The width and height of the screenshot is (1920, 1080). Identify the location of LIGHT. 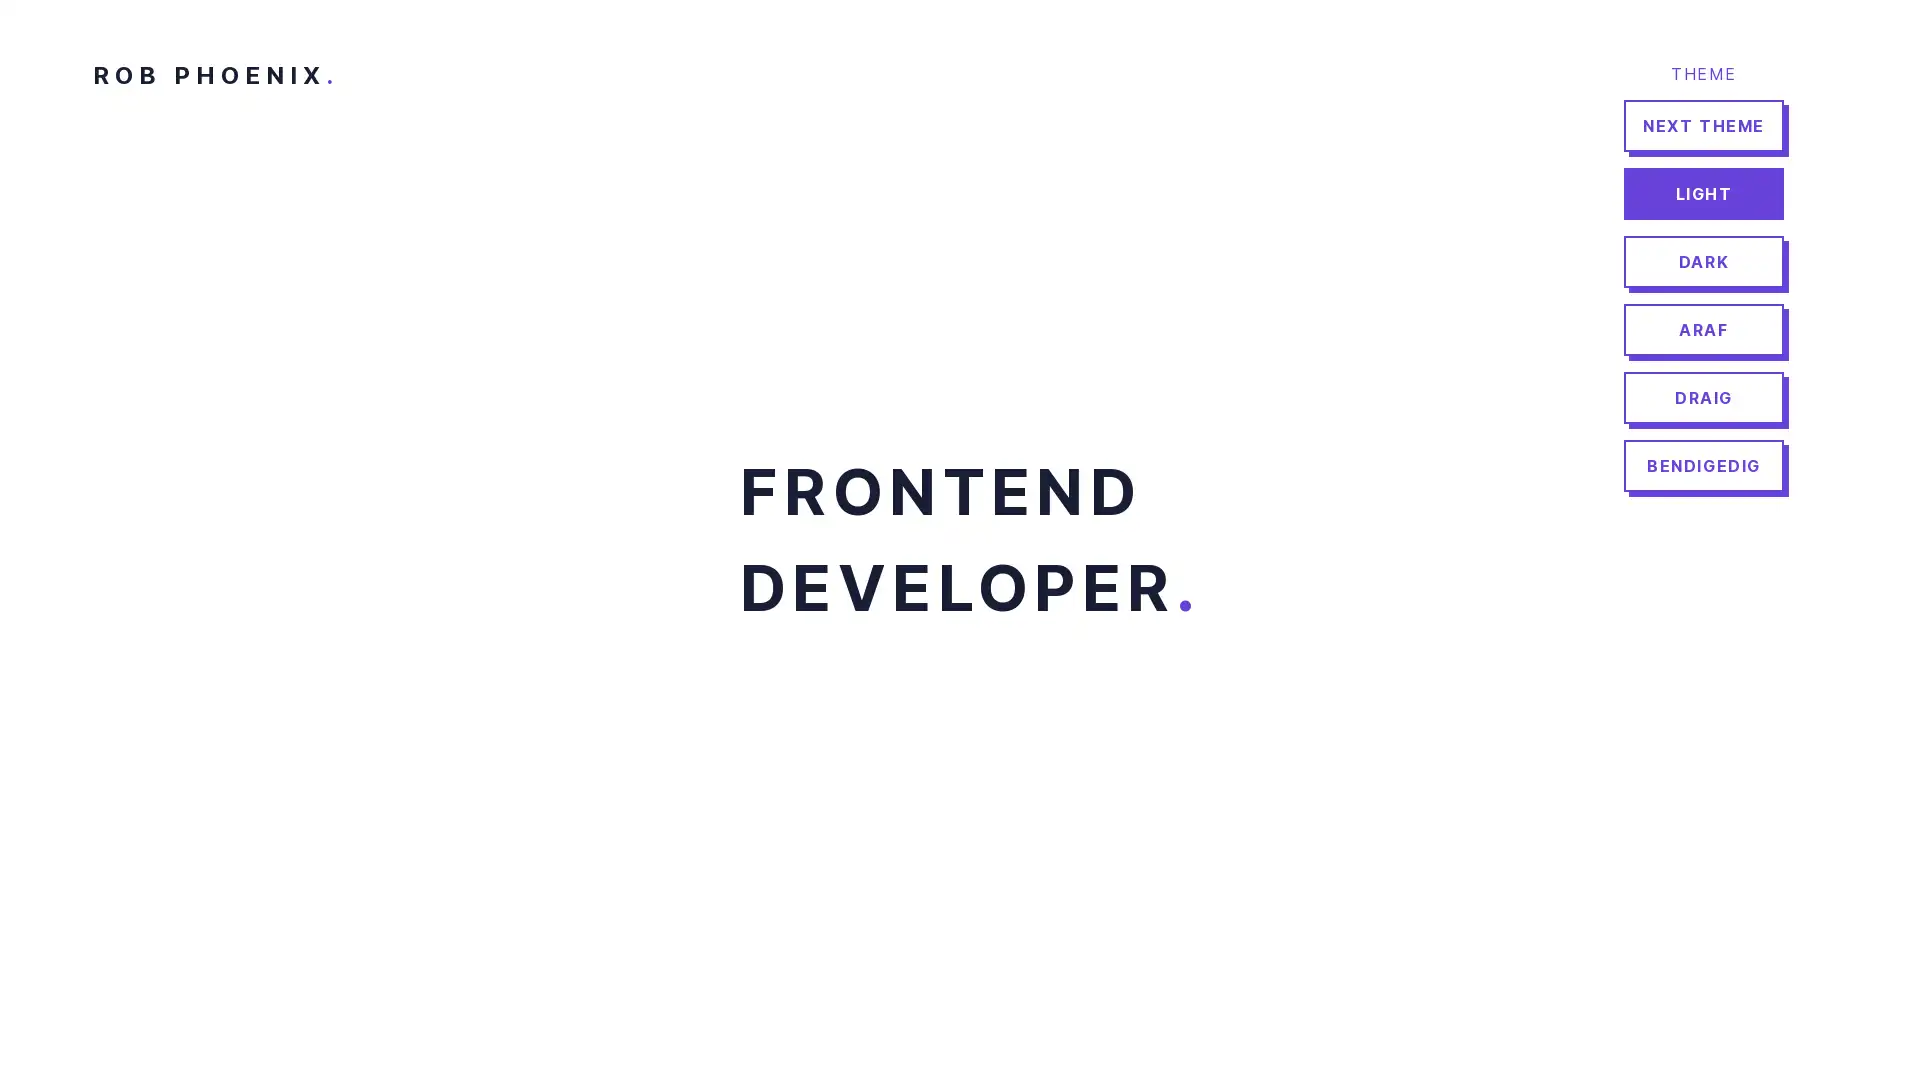
(1703, 193).